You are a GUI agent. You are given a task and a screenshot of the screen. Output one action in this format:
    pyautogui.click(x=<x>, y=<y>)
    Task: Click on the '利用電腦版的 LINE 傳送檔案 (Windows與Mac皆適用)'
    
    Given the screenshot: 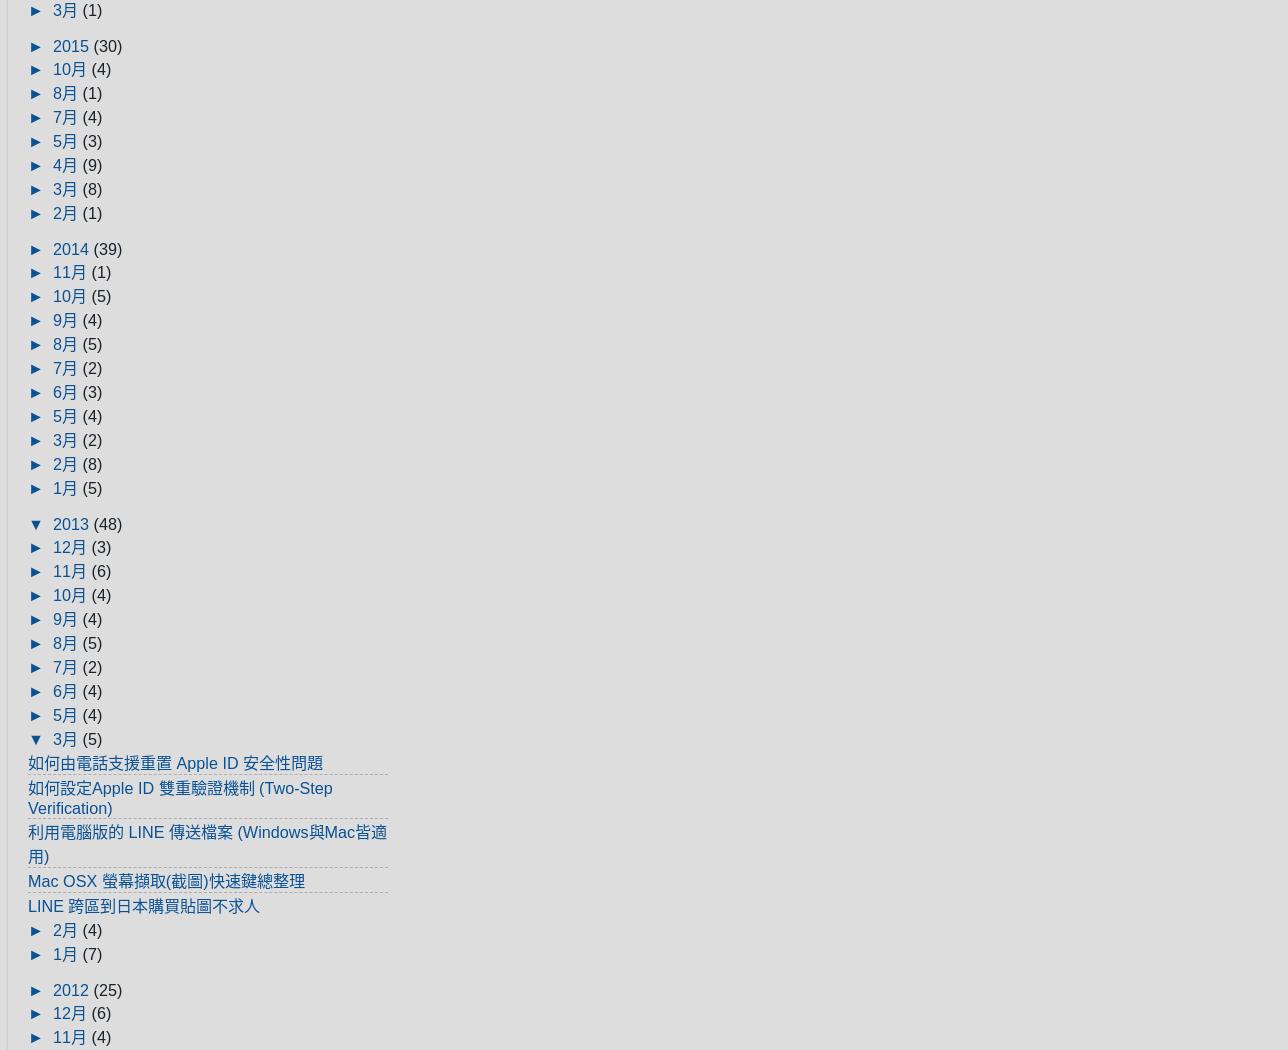 What is the action you would take?
    pyautogui.click(x=207, y=843)
    